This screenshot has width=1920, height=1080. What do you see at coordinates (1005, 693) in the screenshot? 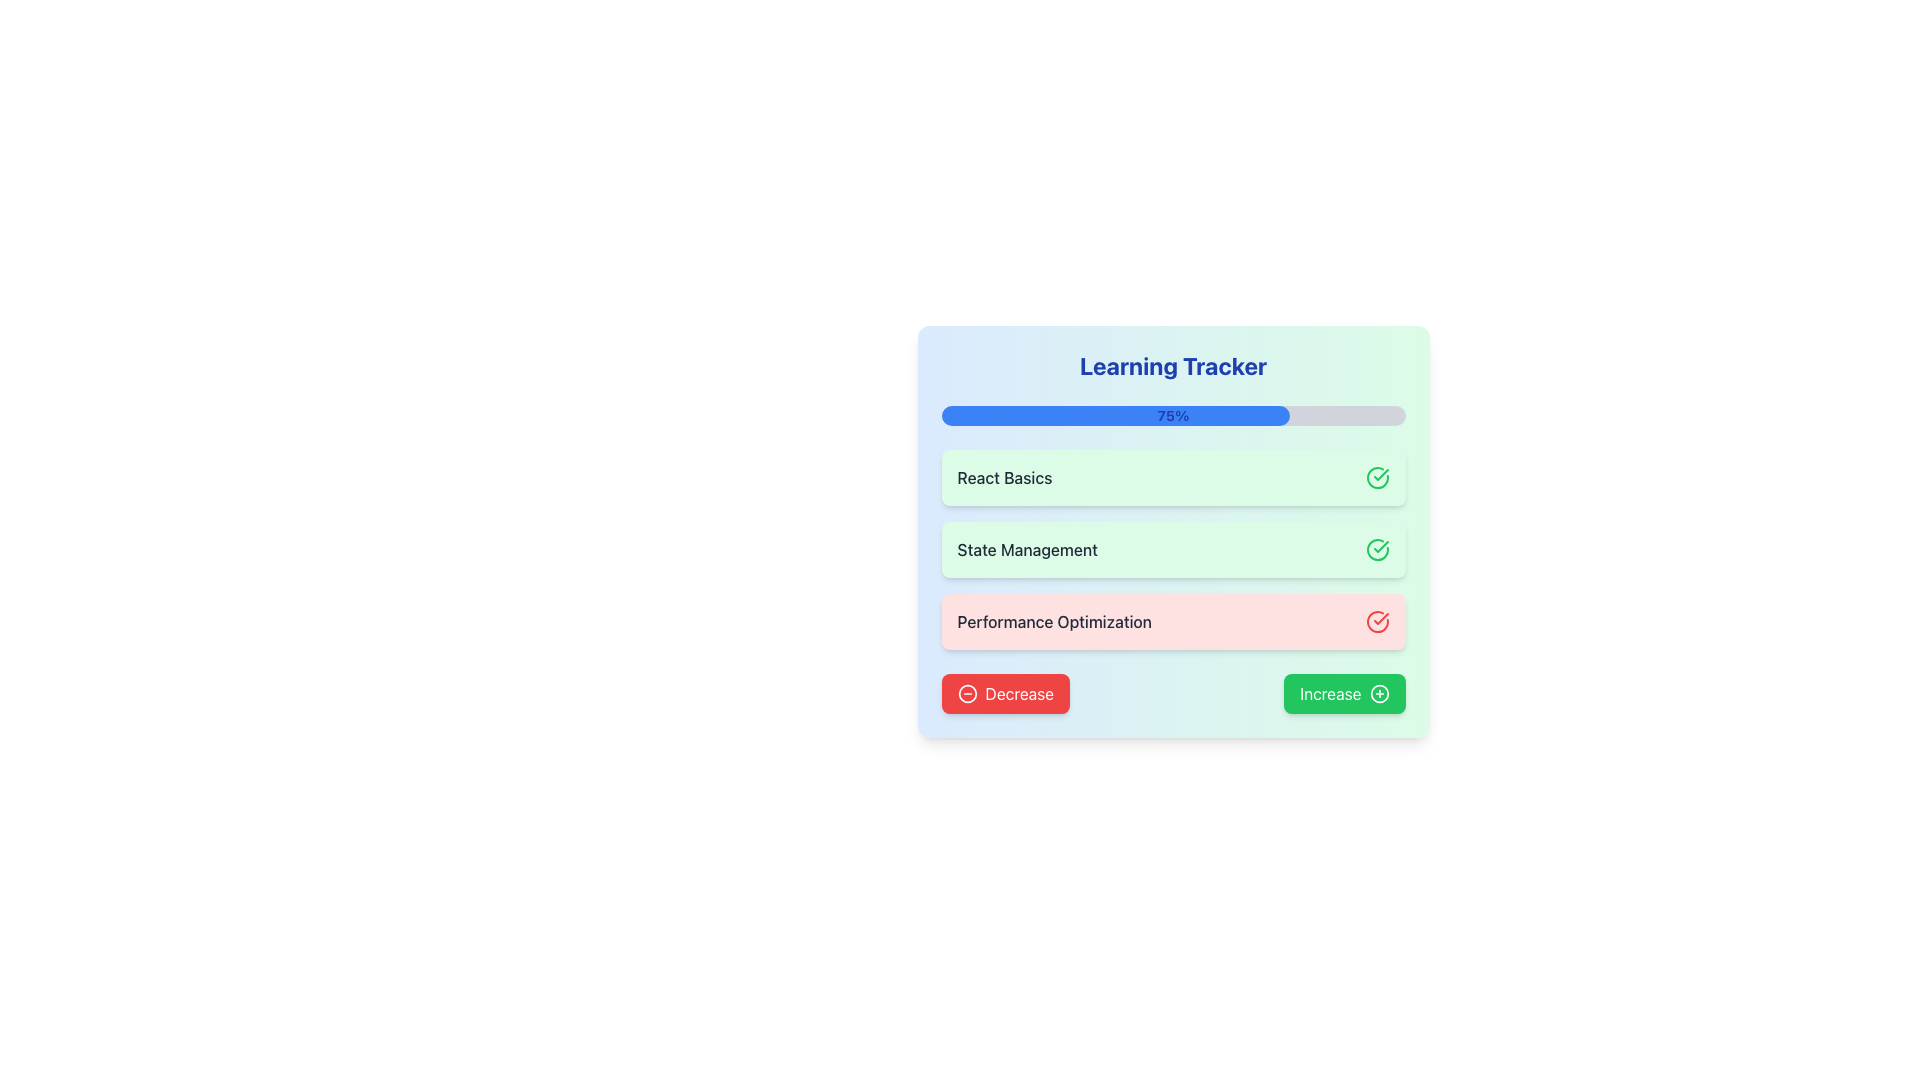
I see `the button that decreases the value or progress in the application, located in the control section at the bottom left of the 'Increase' button` at bounding box center [1005, 693].